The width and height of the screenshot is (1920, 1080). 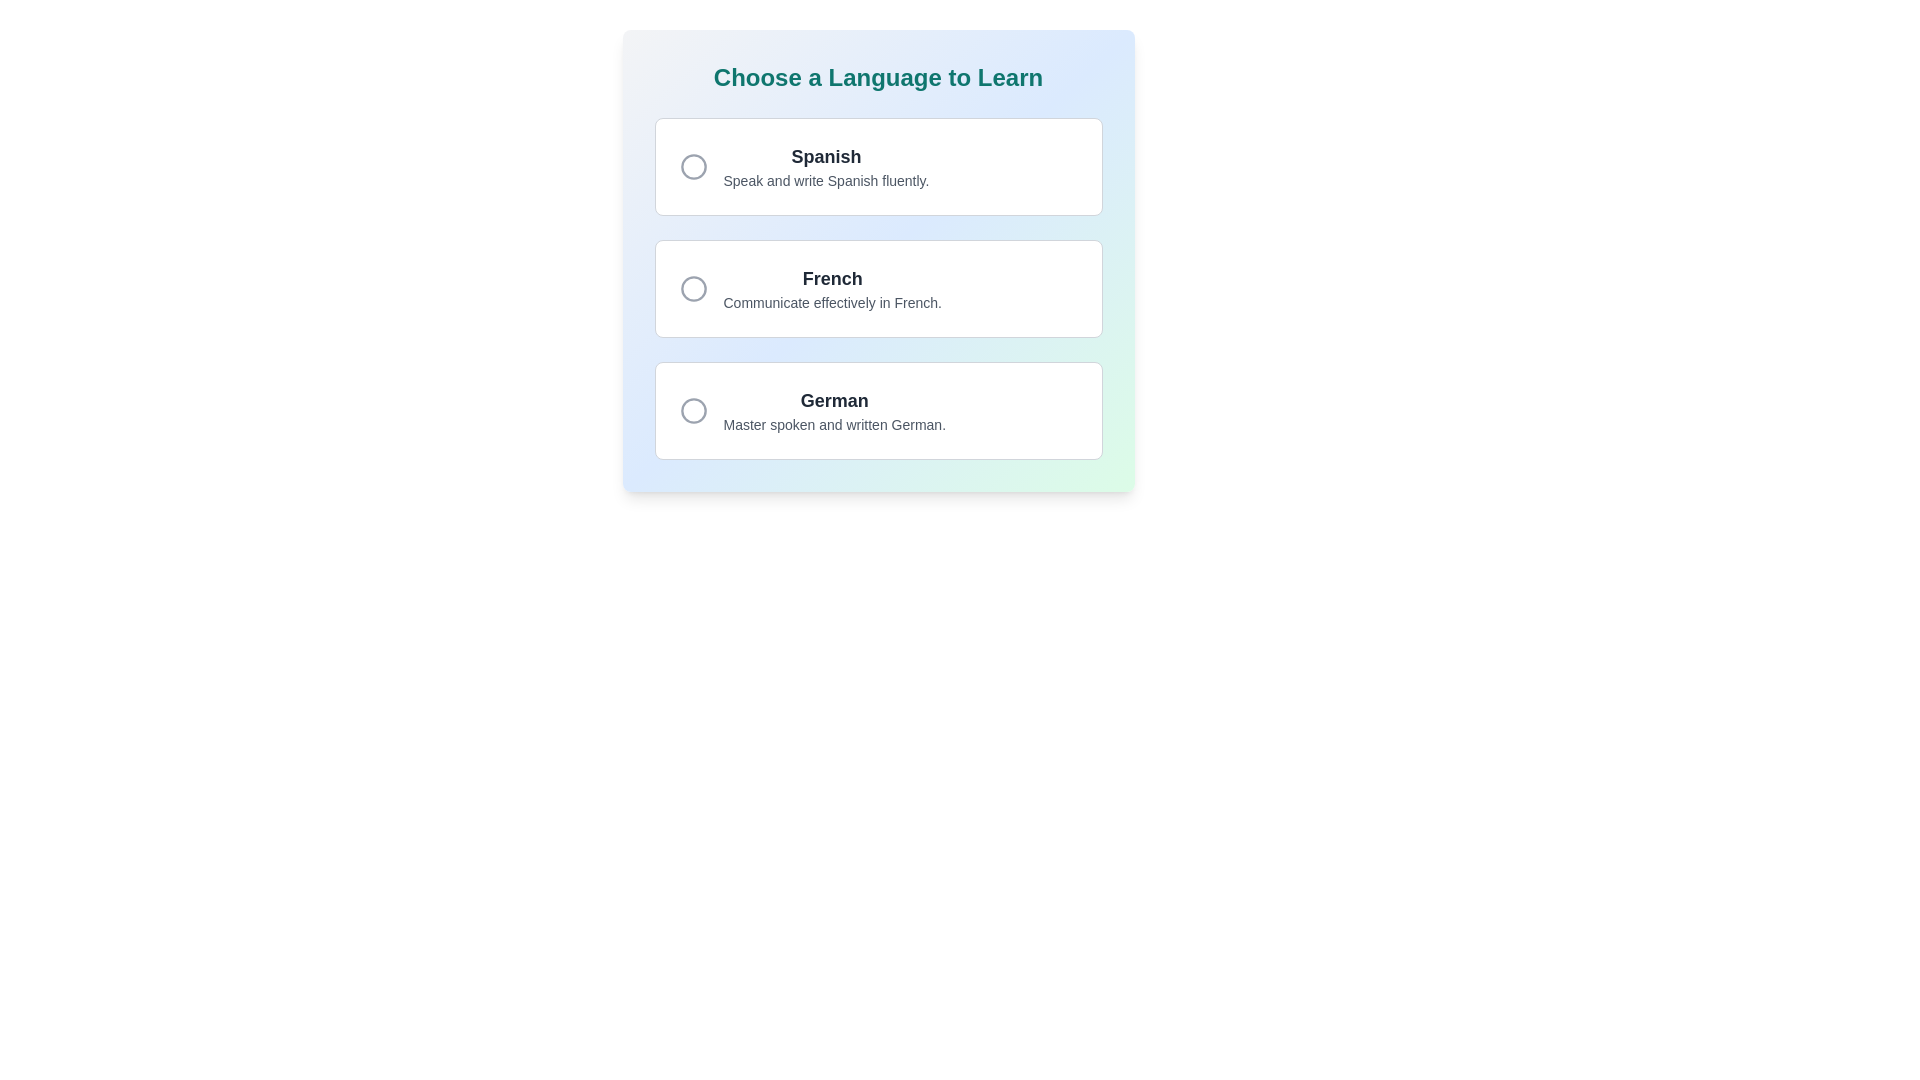 I want to click on the circular radio button with a light gray border, so click(x=693, y=289).